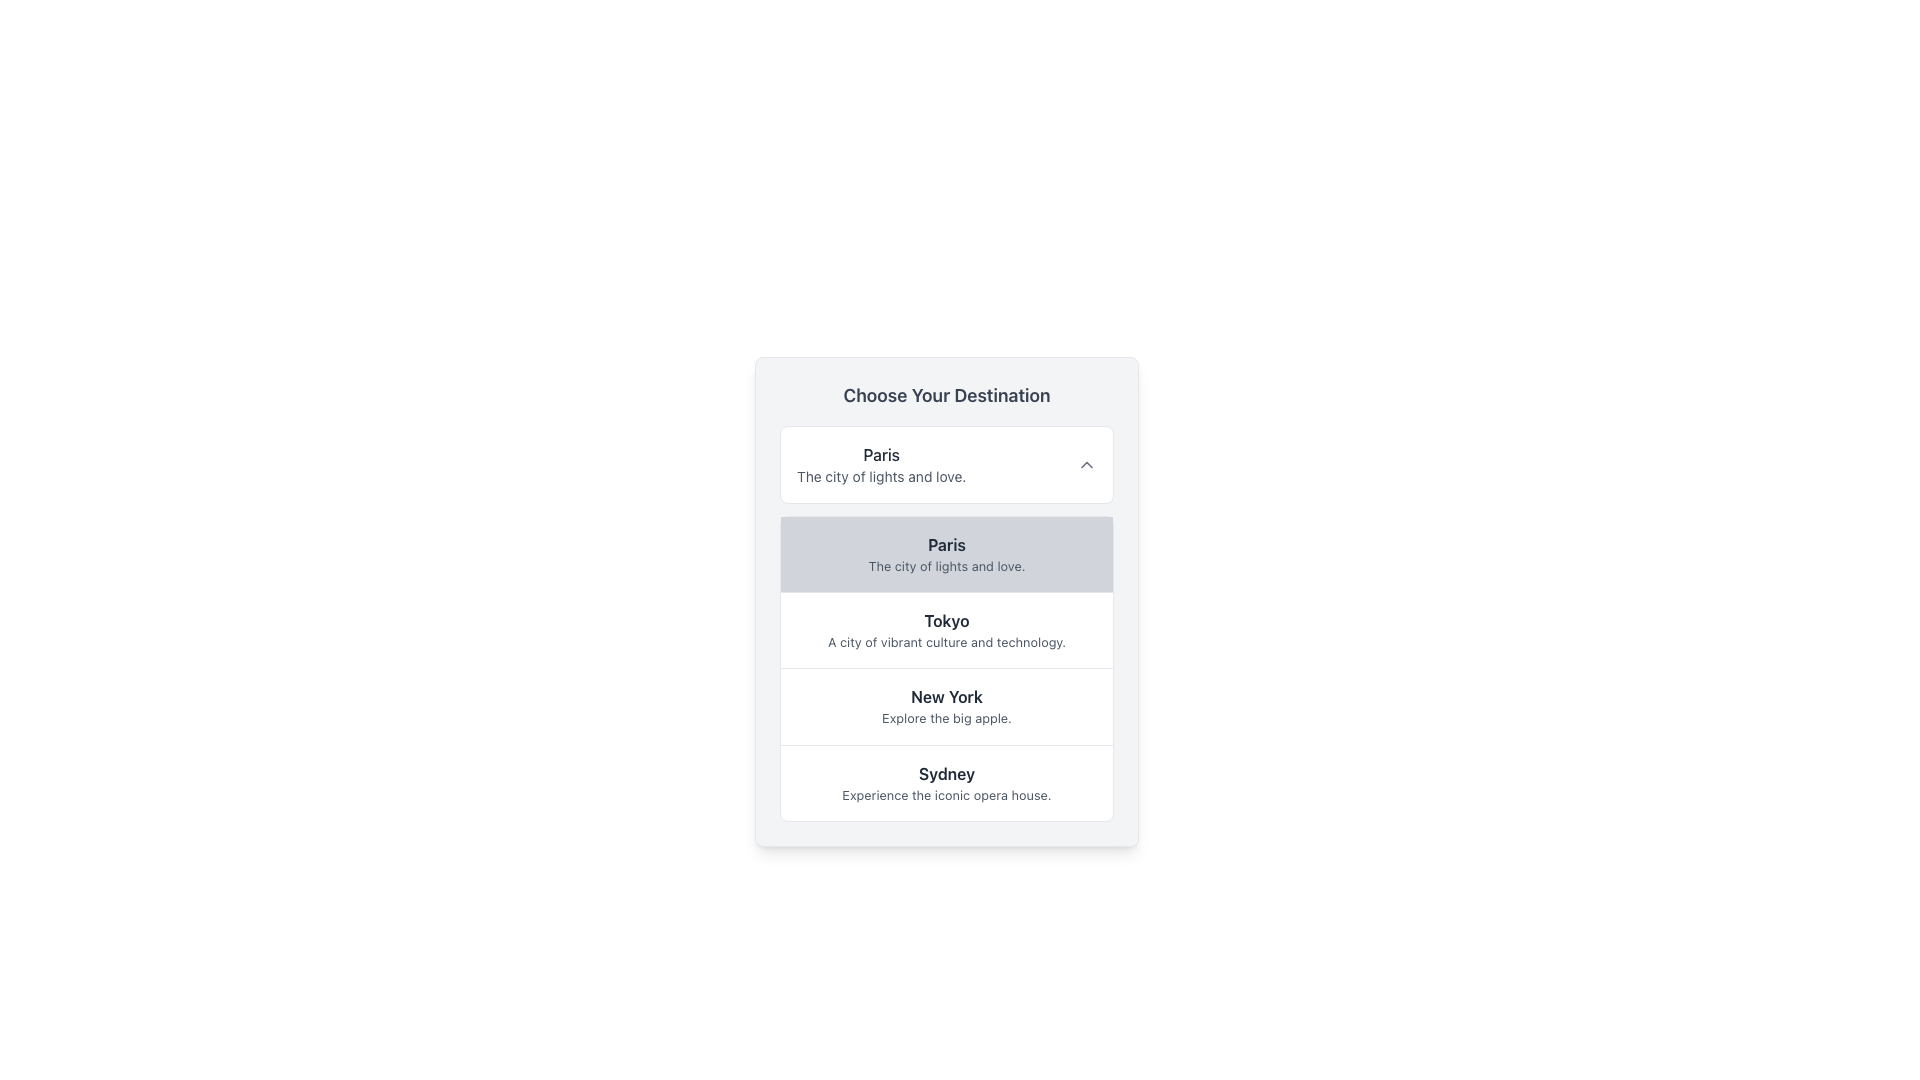  What do you see at coordinates (945, 781) in the screenshot?
I see `the last list item containing the title 'Sydney' and the description 'Experience the iconic opera house.' located under the 'Choose Your Destination' section` at bounding box center [945, 781].